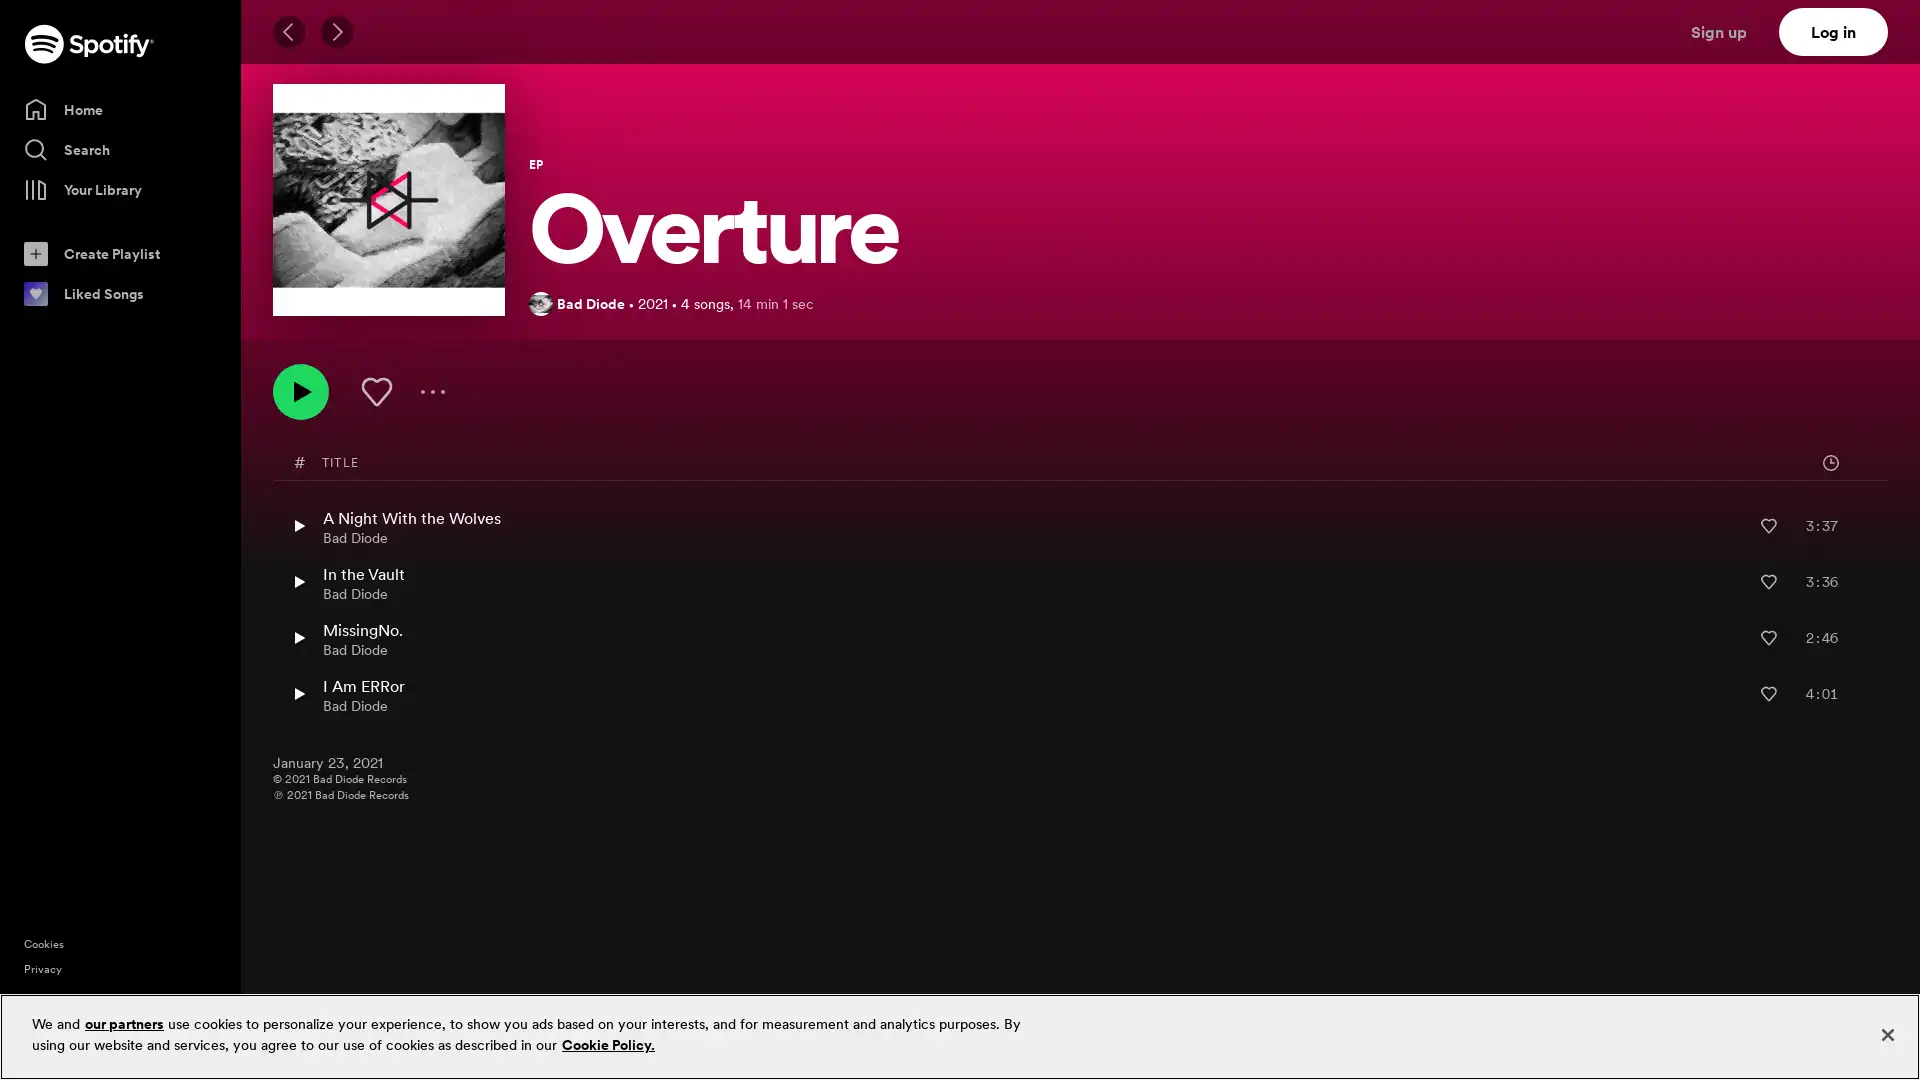 This screenshot has width=1920, height=1080. Describe the element at coordinates (1886, 1034) in the screenshot. I see `Close` at that location.